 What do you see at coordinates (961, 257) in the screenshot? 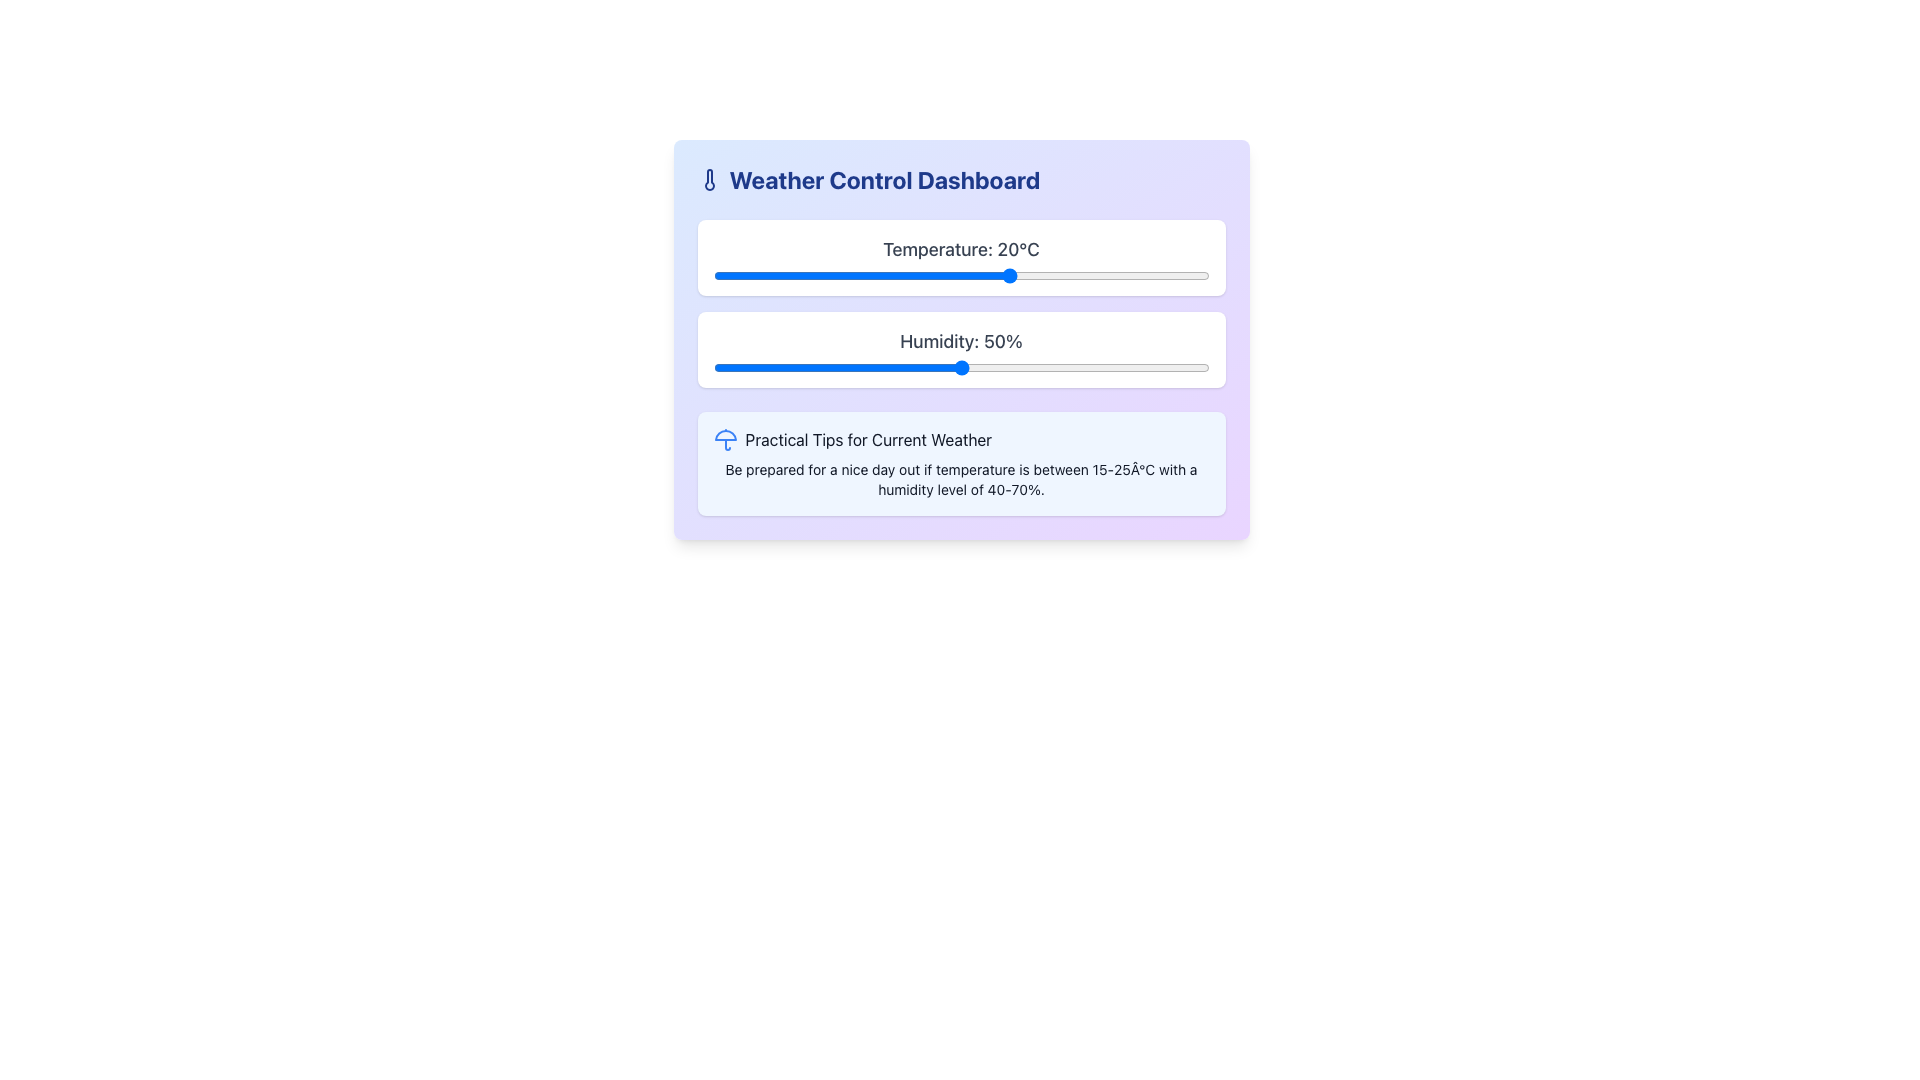
I see `the interactive slider labeled 'Temperature: 20°C' to adjust the value` at bounding box center [961, 257].